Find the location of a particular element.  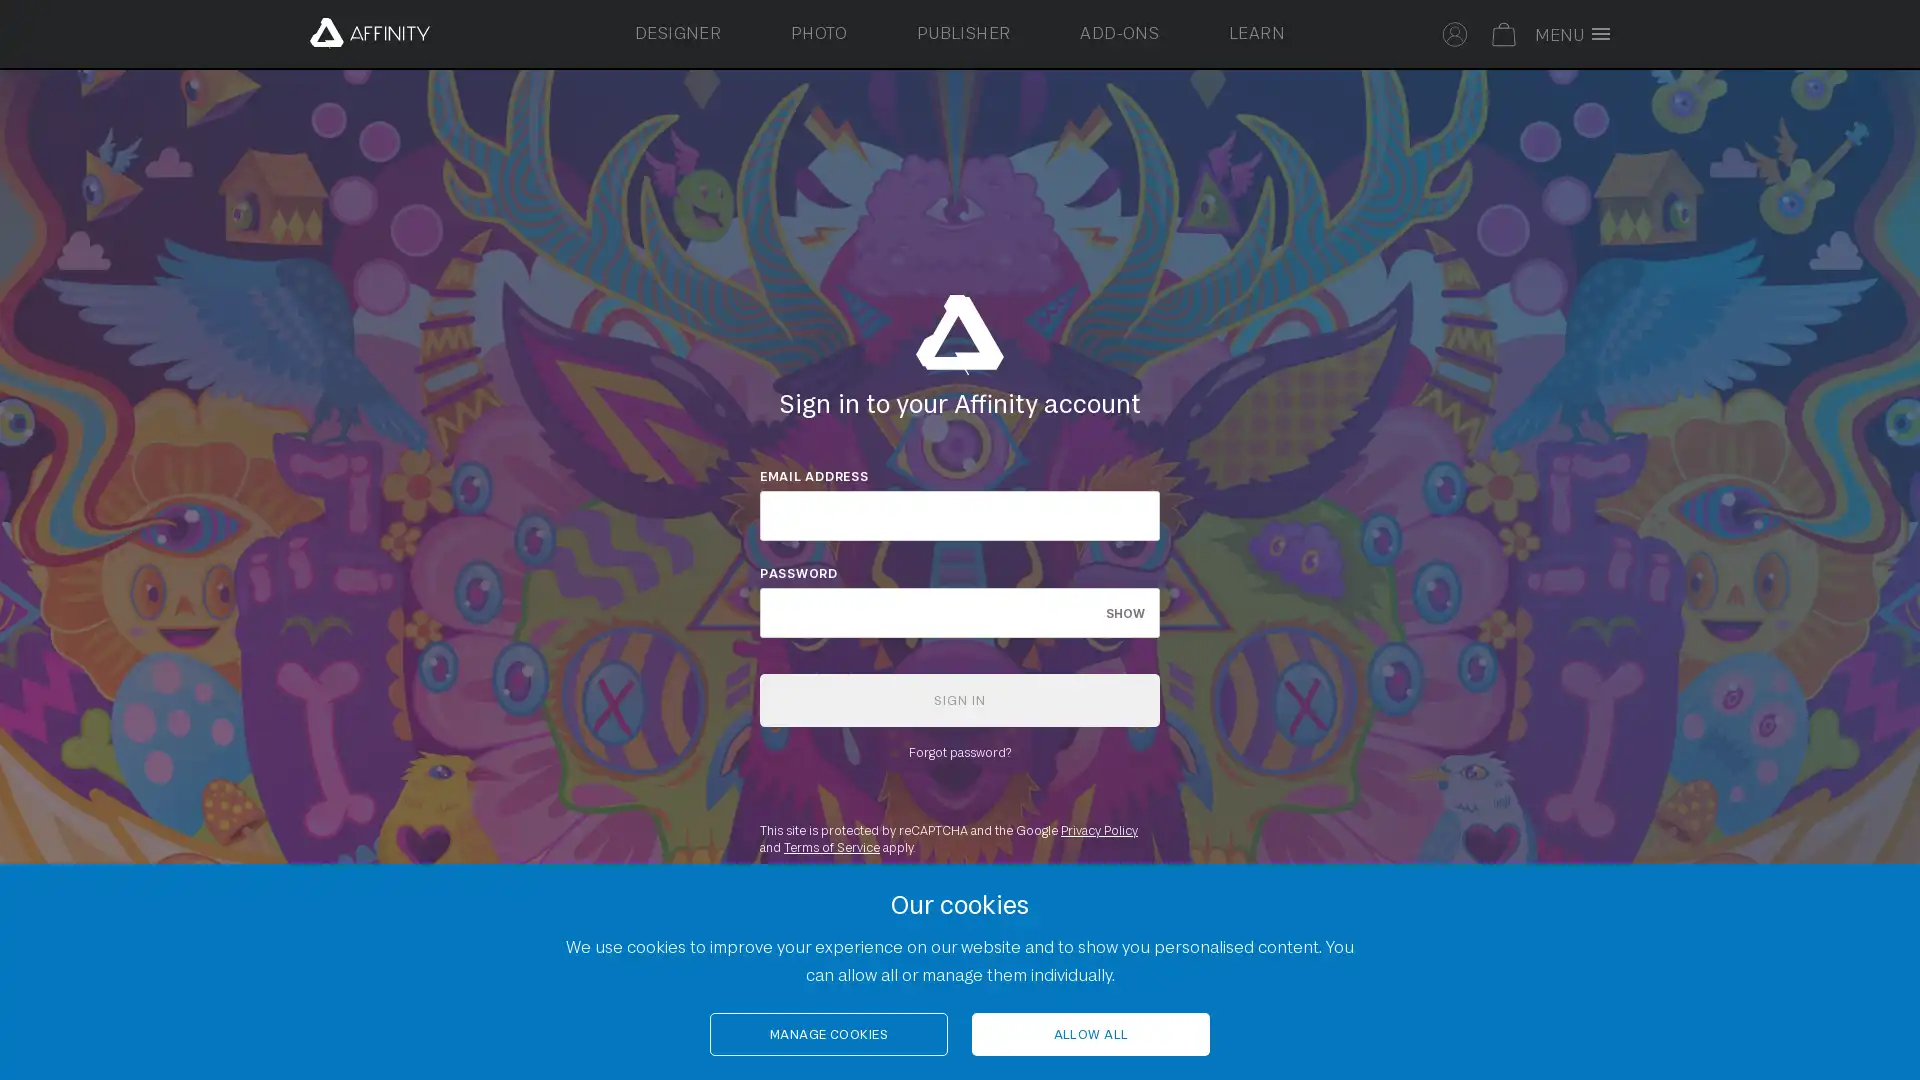

SHOW PASSWORD is located at coordinates (1125, 611).